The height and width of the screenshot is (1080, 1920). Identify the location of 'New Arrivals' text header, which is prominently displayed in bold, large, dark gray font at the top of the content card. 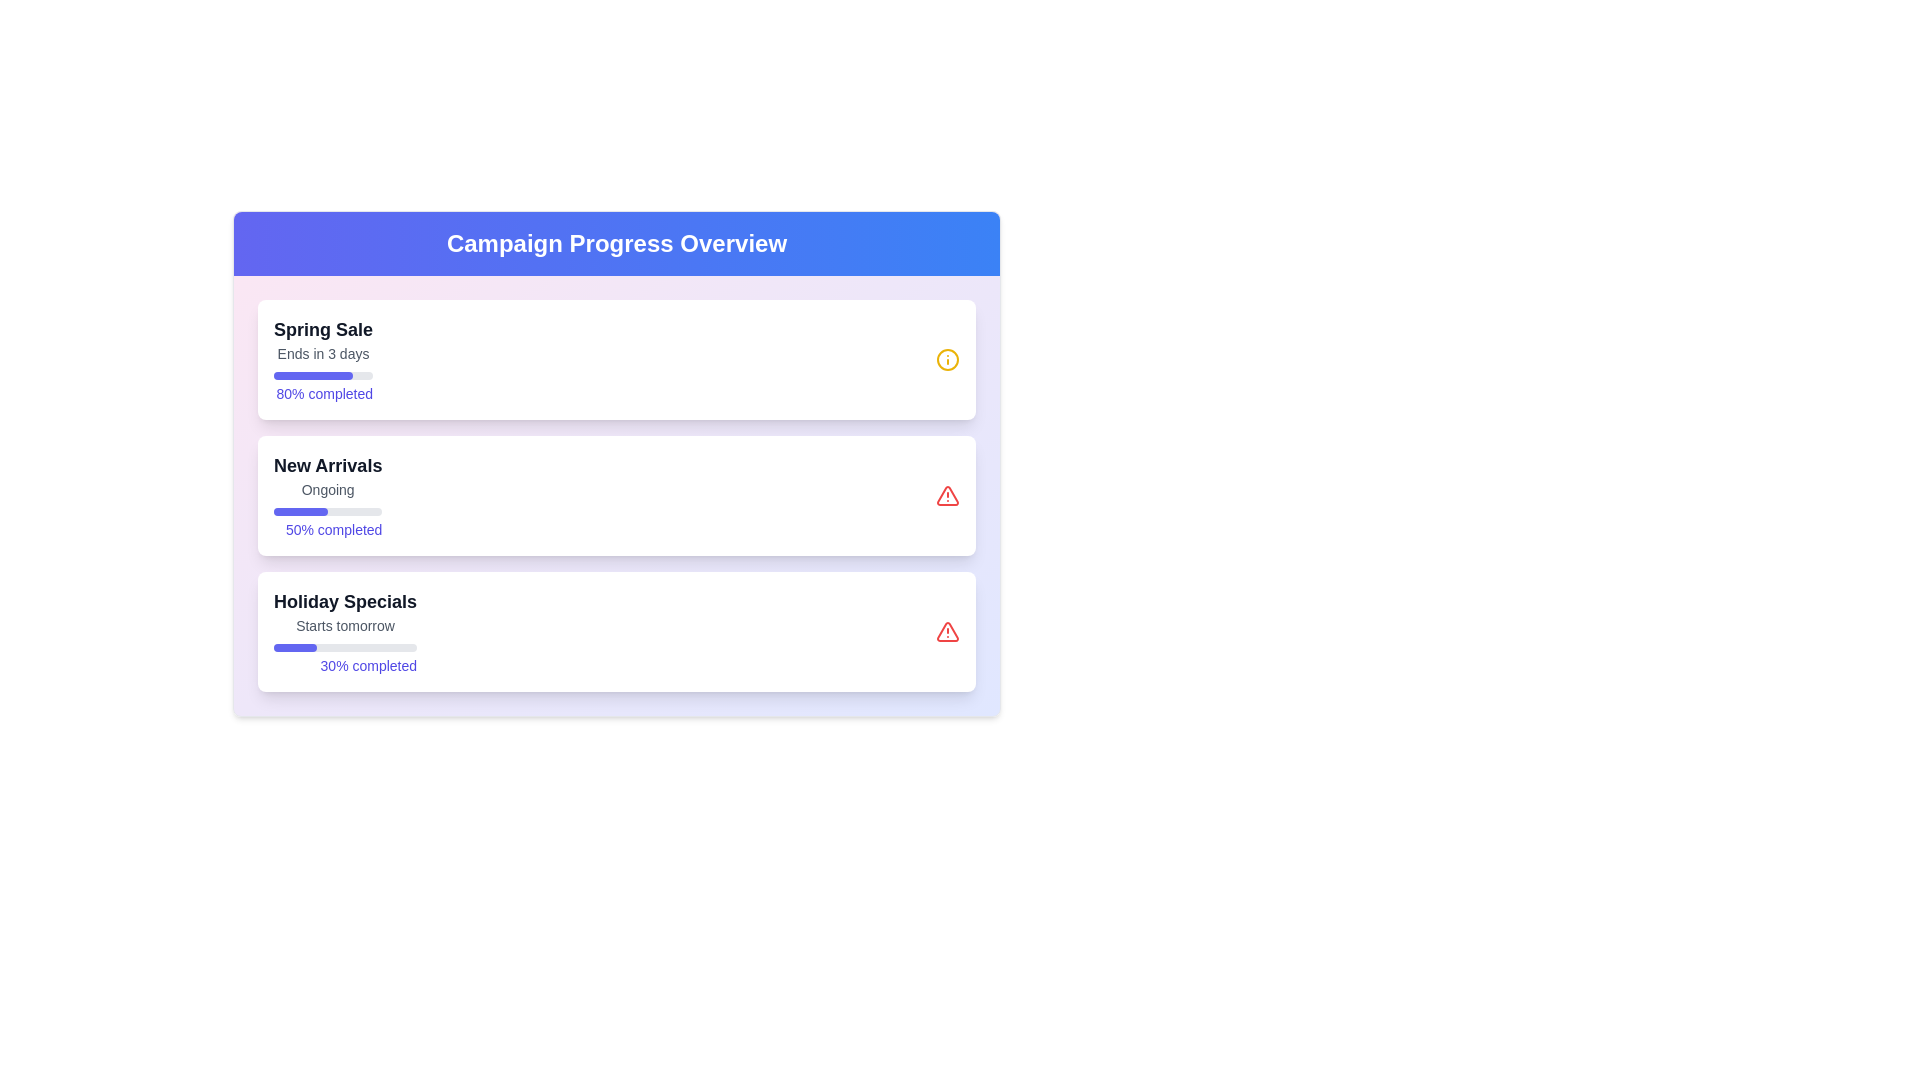
(328, 466).